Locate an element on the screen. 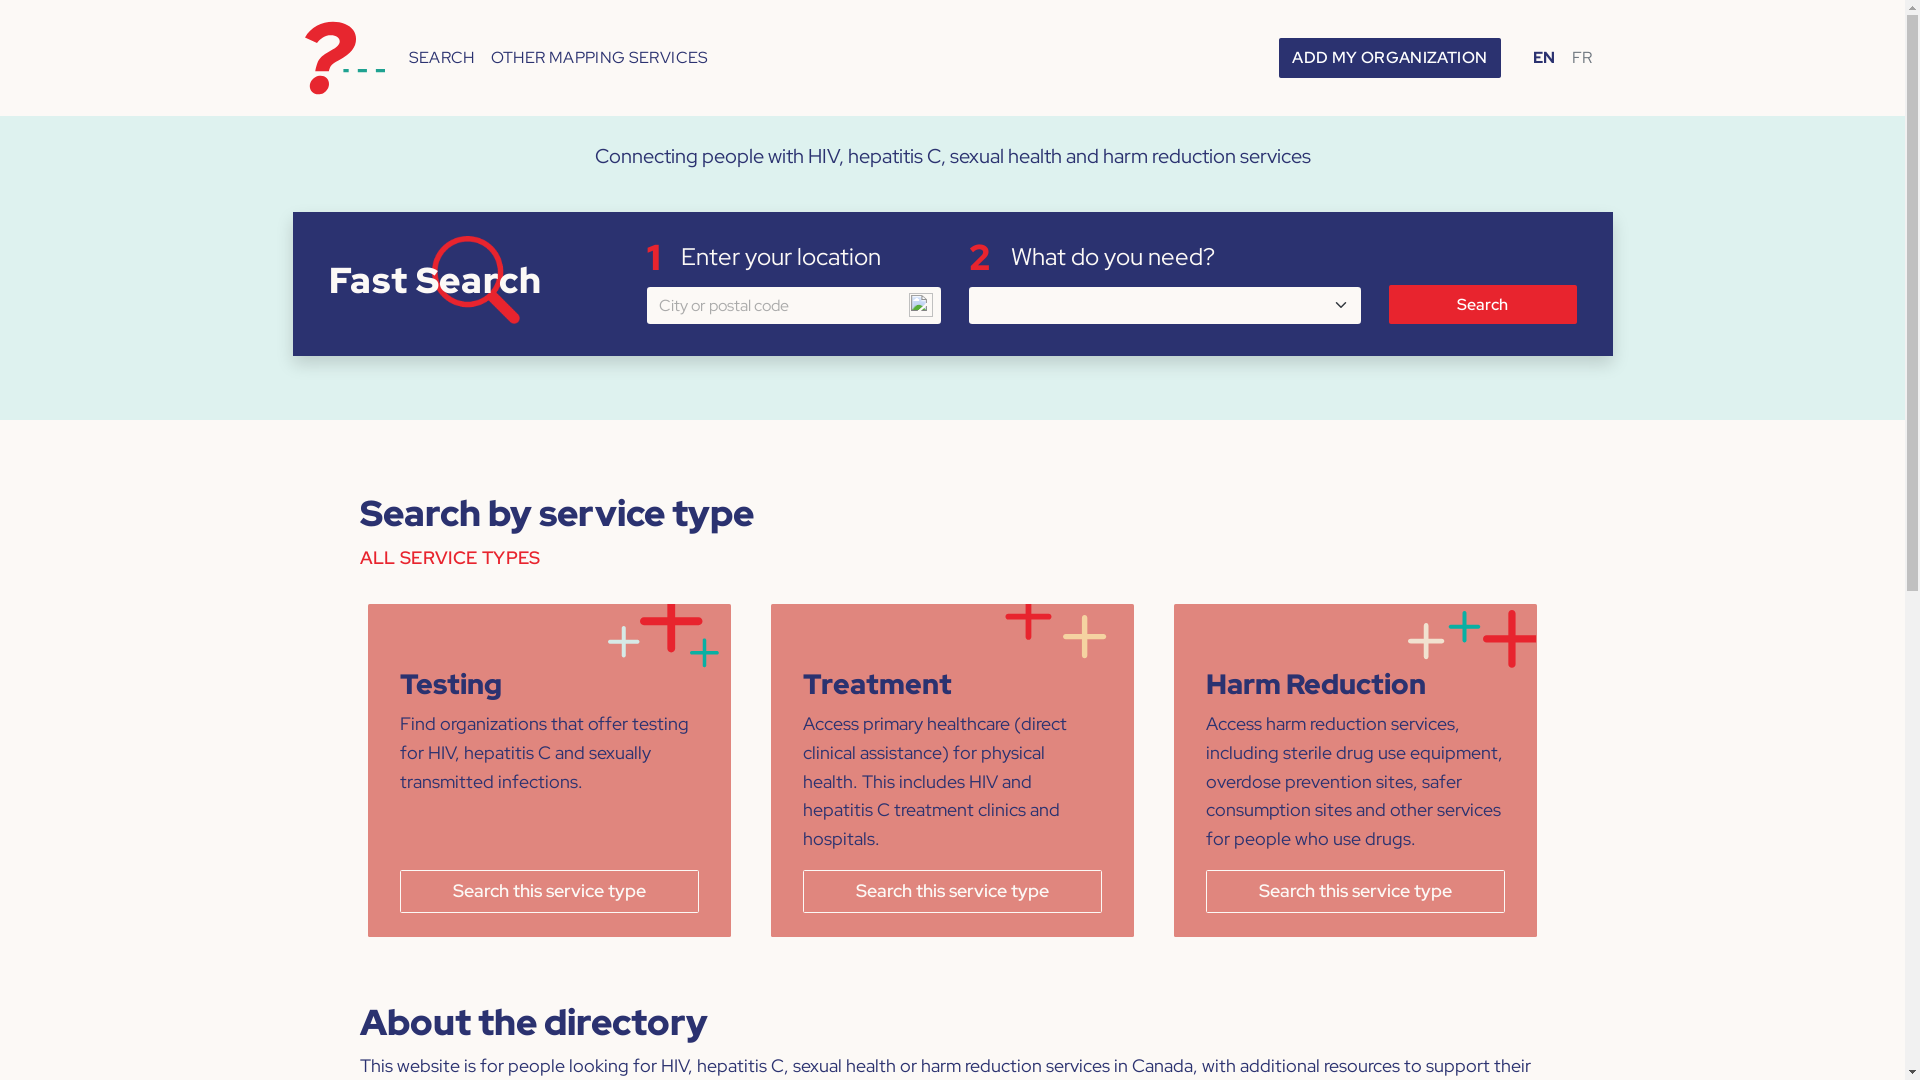  'Search this service type' is located at coordinates (1355, 890).